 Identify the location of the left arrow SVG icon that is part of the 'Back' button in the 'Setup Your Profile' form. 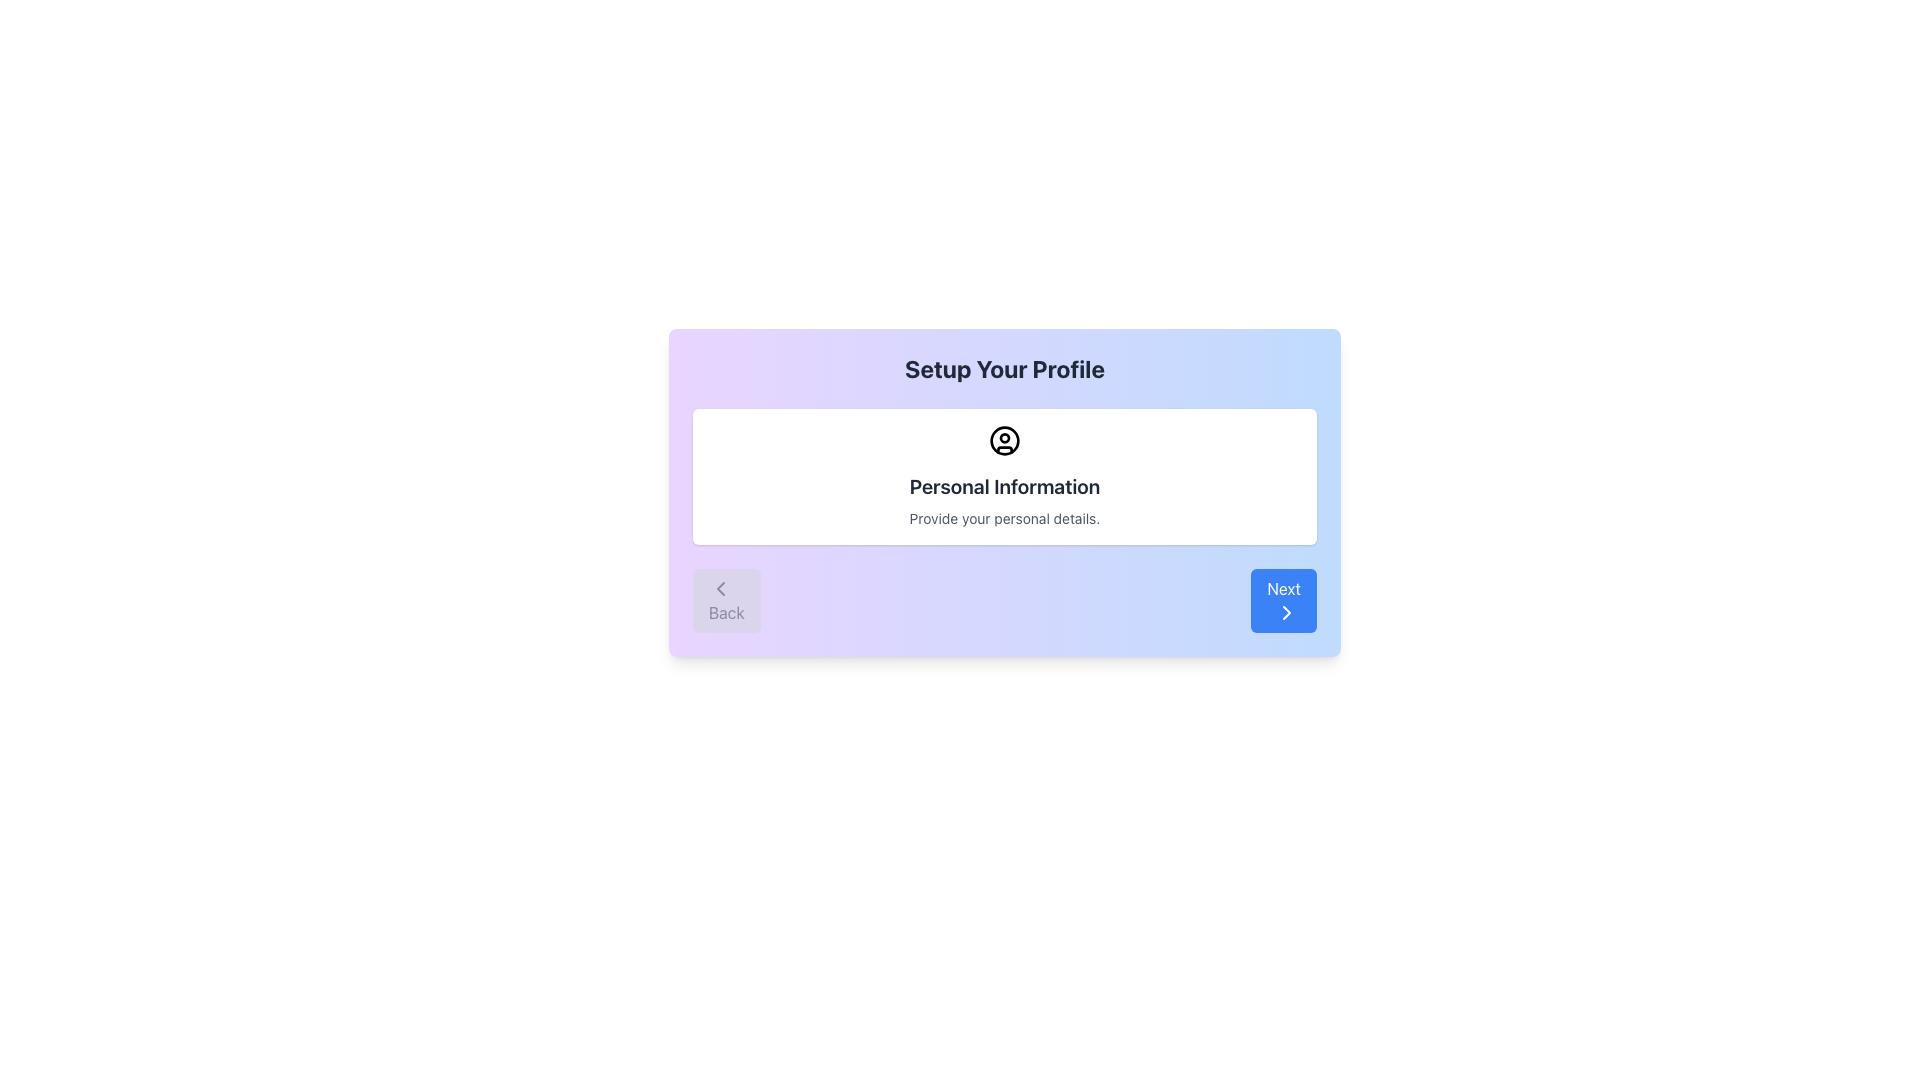
(720, 588).